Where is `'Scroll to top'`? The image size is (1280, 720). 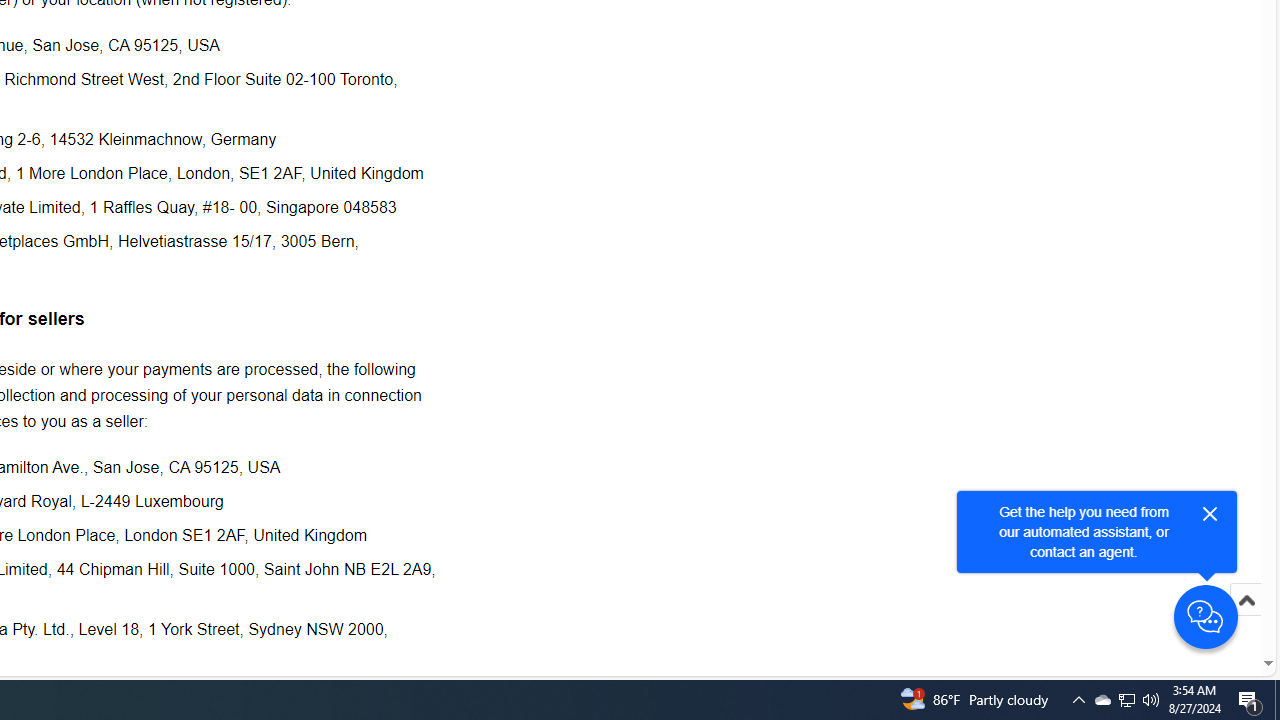 'Scroll to top' is located at coordinates (1245, 598).